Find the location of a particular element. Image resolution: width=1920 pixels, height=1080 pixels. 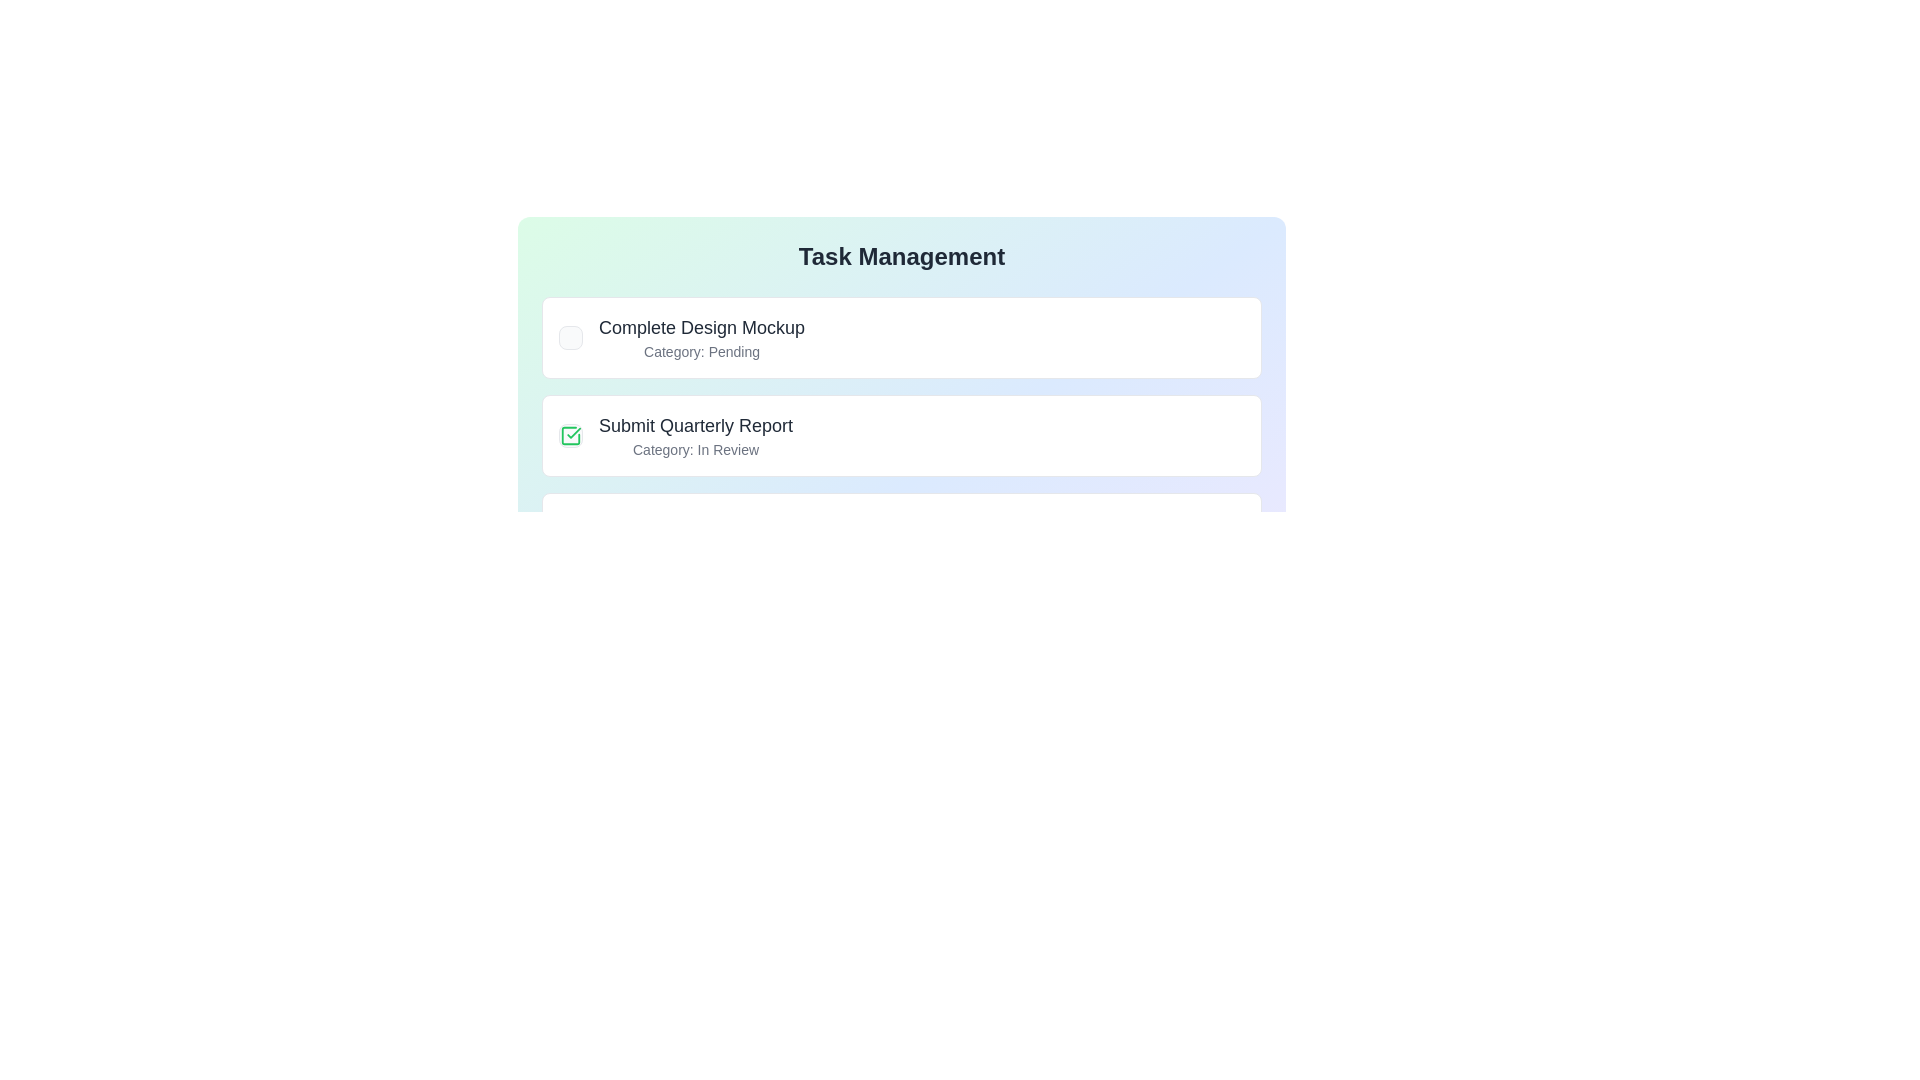

text of the task title label located within the task management interface, specifically positioned below the checkbox and above the category label in the second task card is located at coordinates (696, 424).